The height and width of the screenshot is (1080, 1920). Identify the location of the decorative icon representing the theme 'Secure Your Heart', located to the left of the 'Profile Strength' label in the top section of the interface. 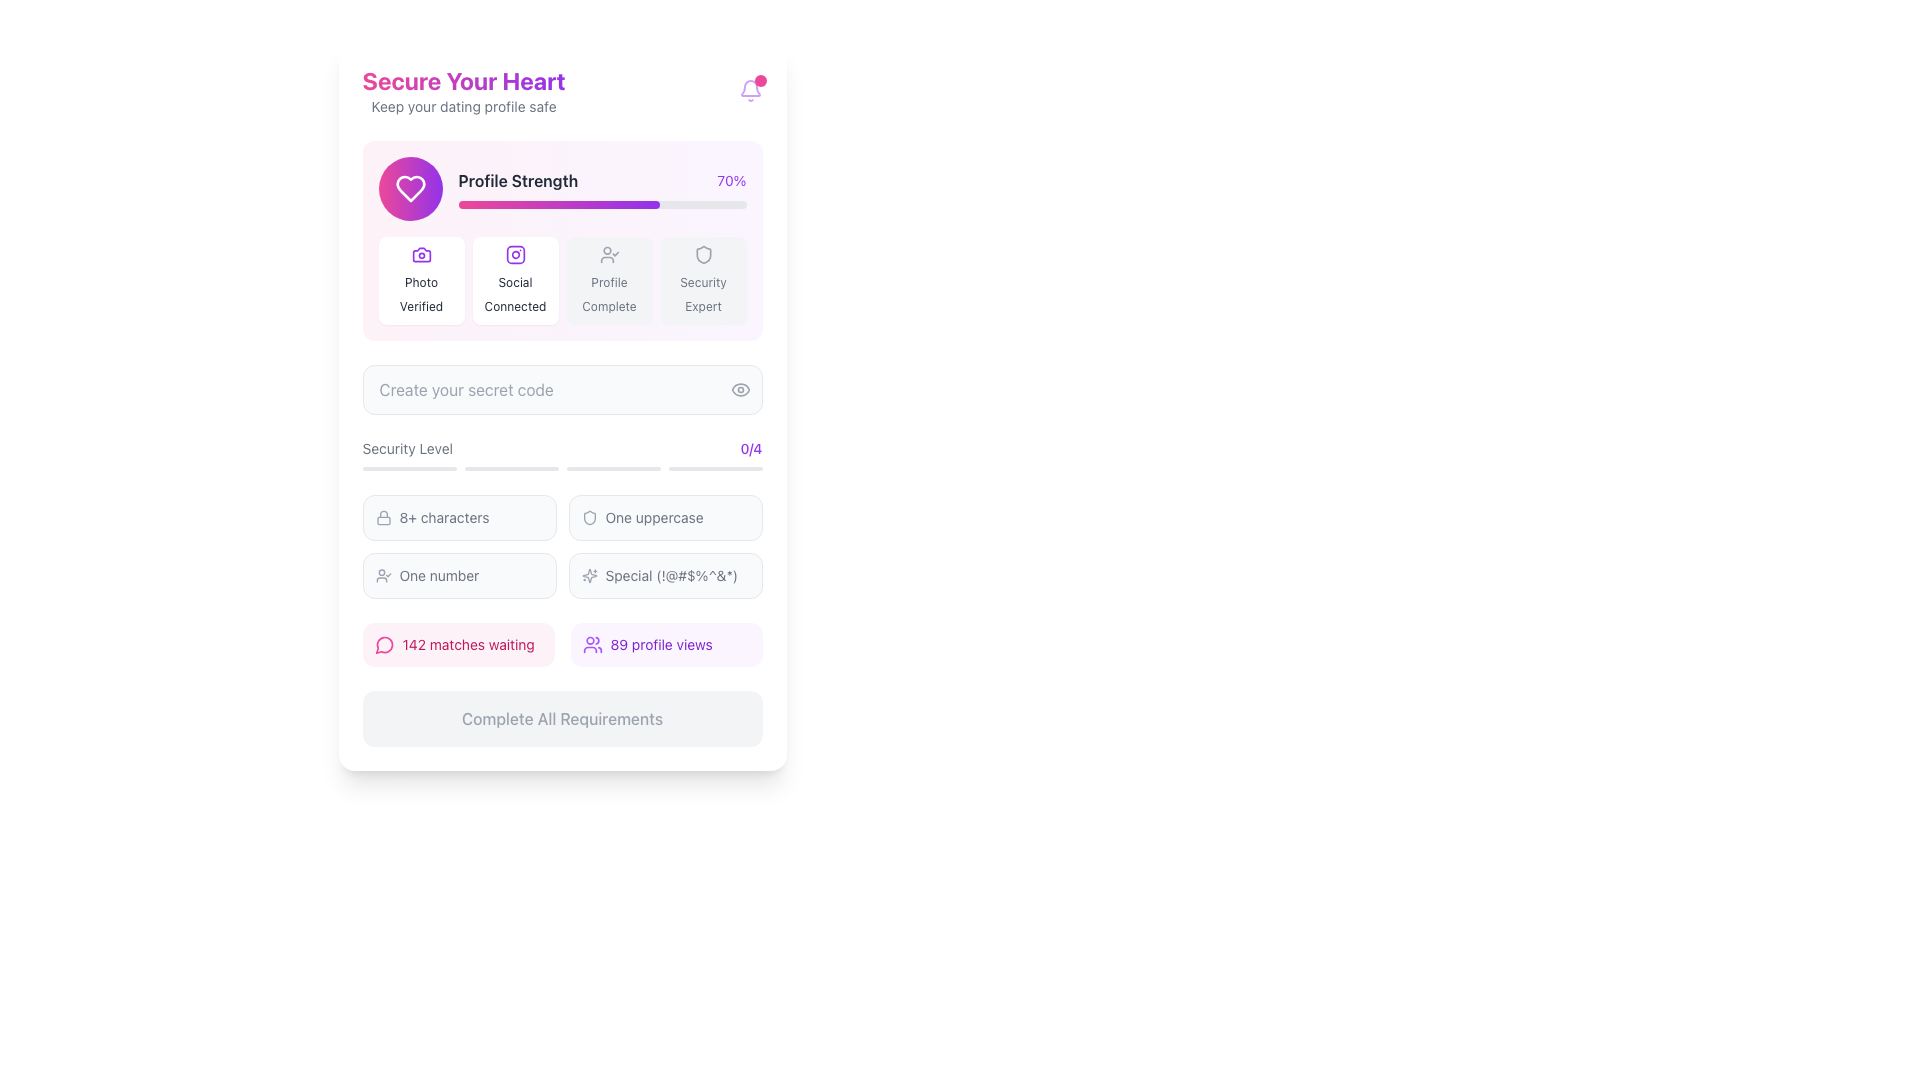
(409, 189).